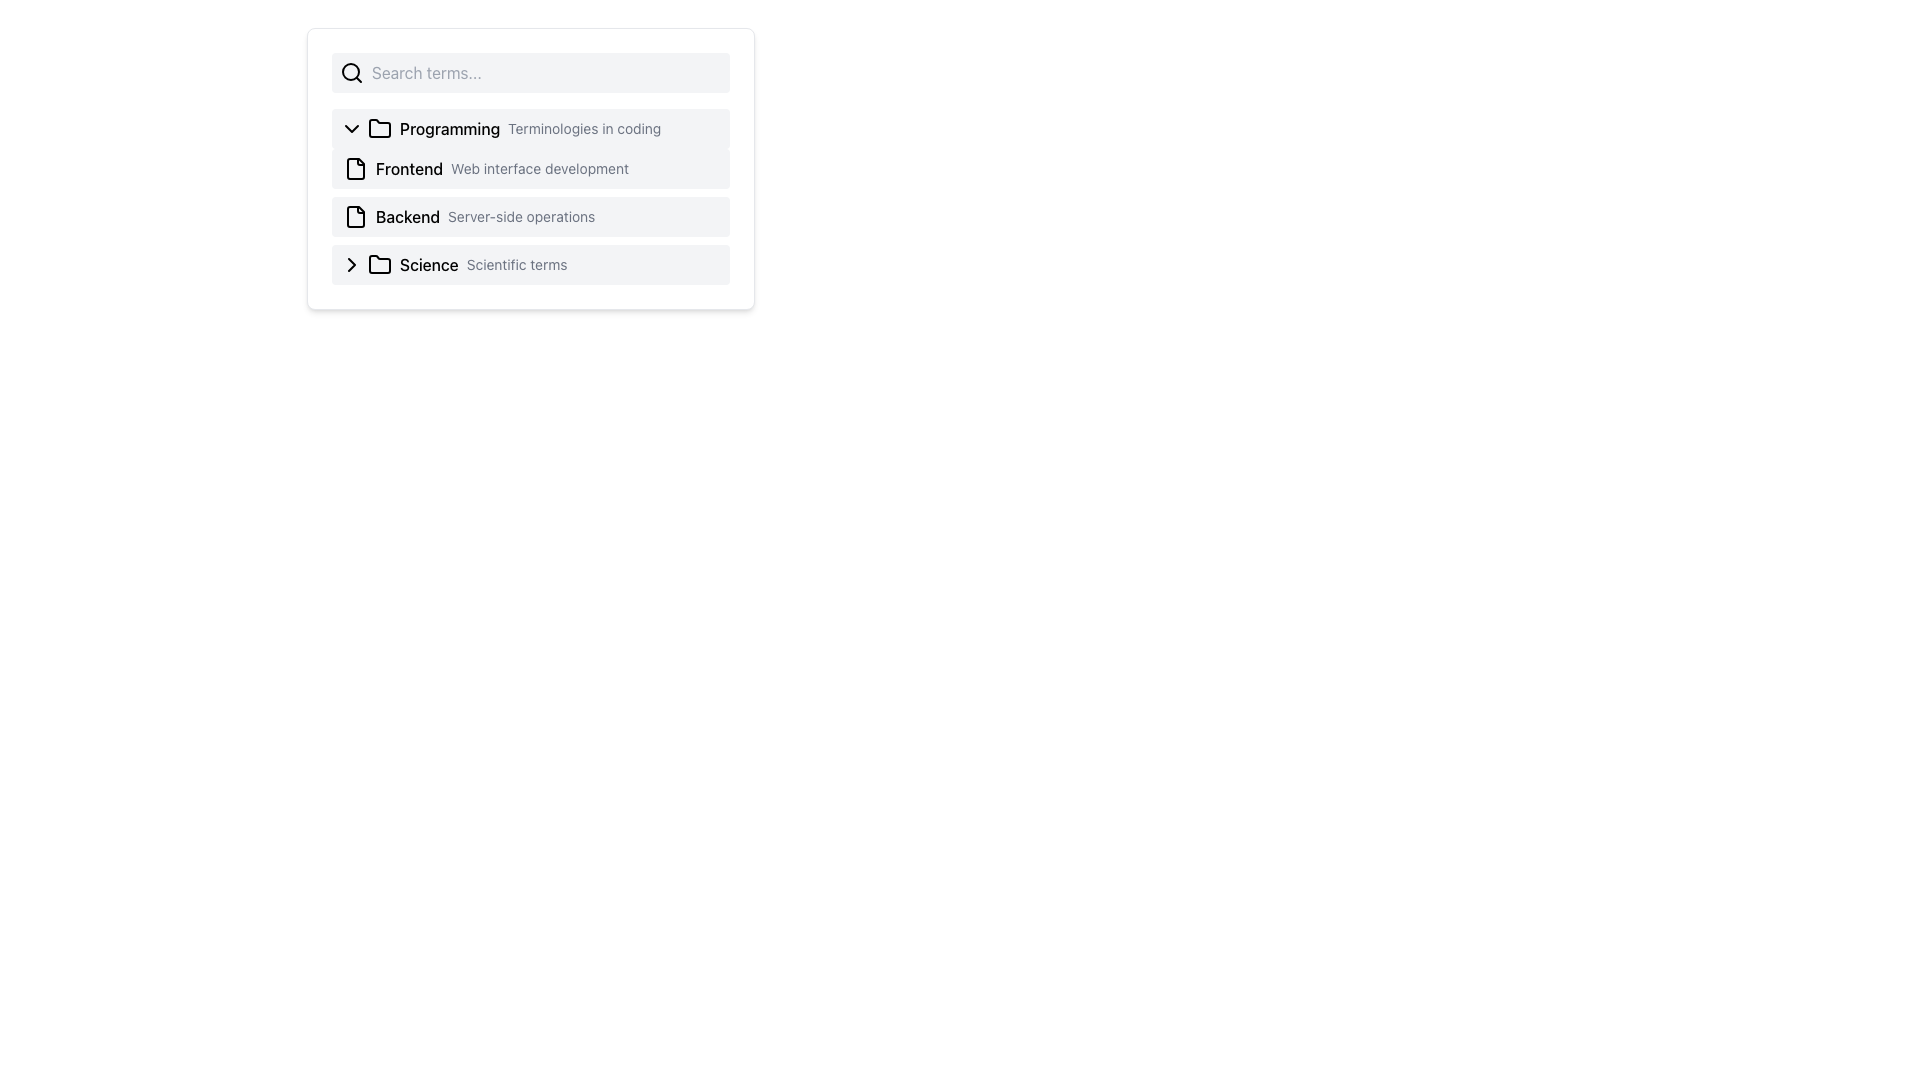 Image resolution: width=1920 pixels, height=1080 pixels. What do you see at coordinates (521, 216) in the screenshot?
I see `the text label displaying 'Server-side operations', which is located on the third row to the right of the 'Backend' label` at bounding box center [521, 216].